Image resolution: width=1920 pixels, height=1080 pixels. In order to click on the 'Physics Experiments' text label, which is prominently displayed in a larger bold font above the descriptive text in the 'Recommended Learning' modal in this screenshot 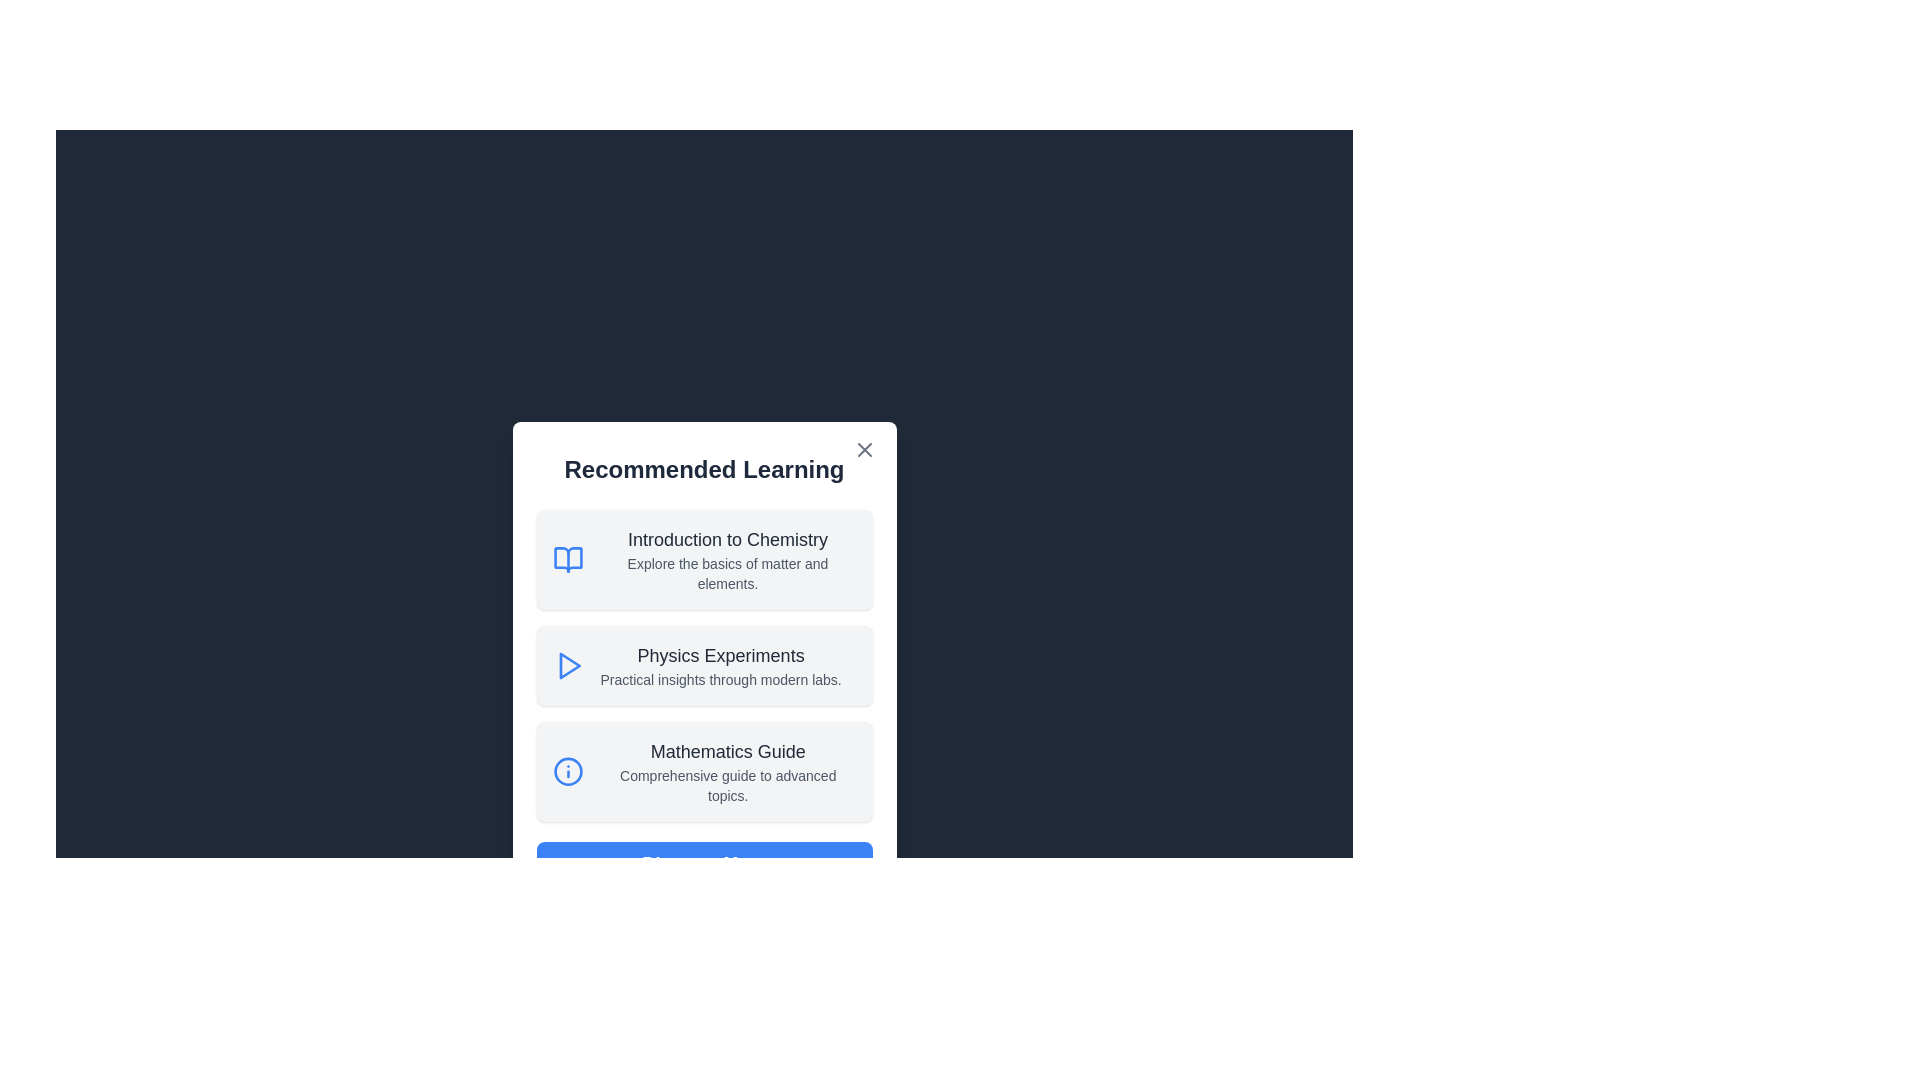, I will do `click(720, 655)`.